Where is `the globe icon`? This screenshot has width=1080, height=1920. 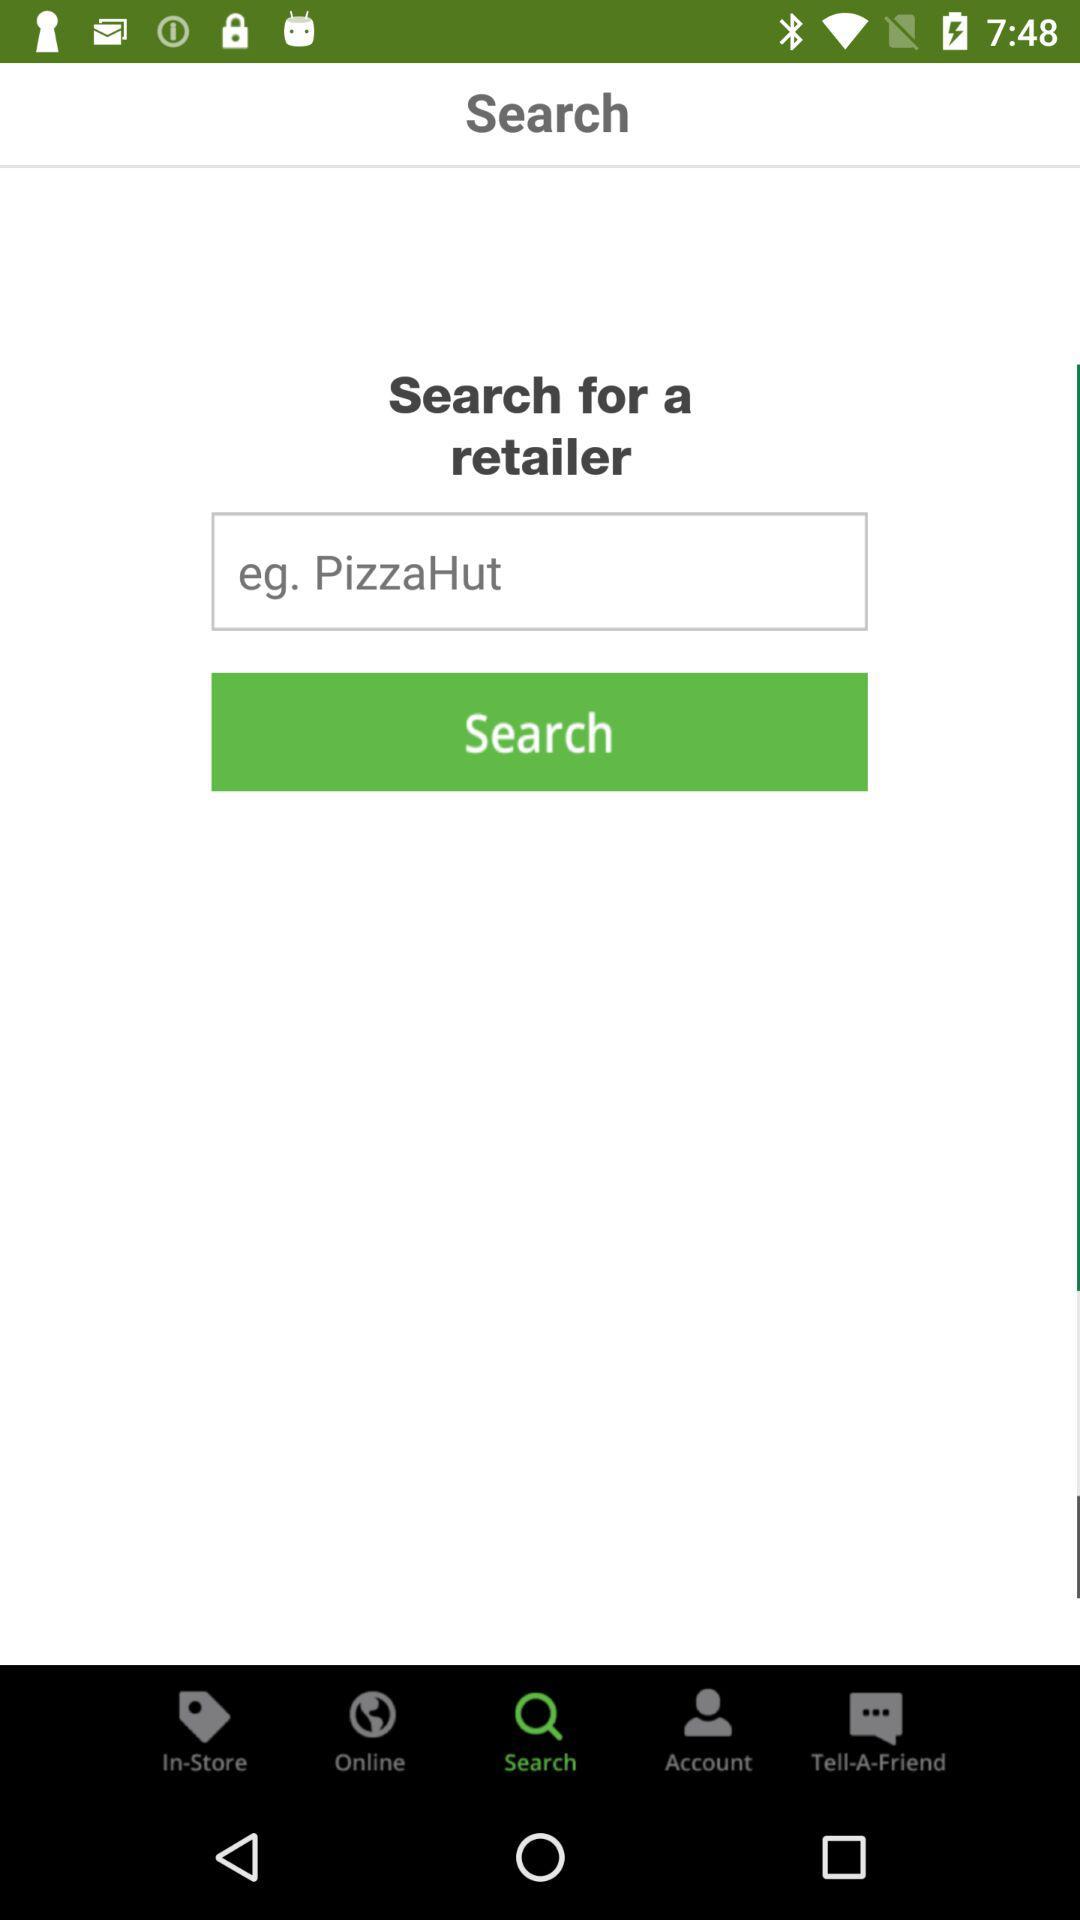 the globe icon is located at coordinates (371, 1728).